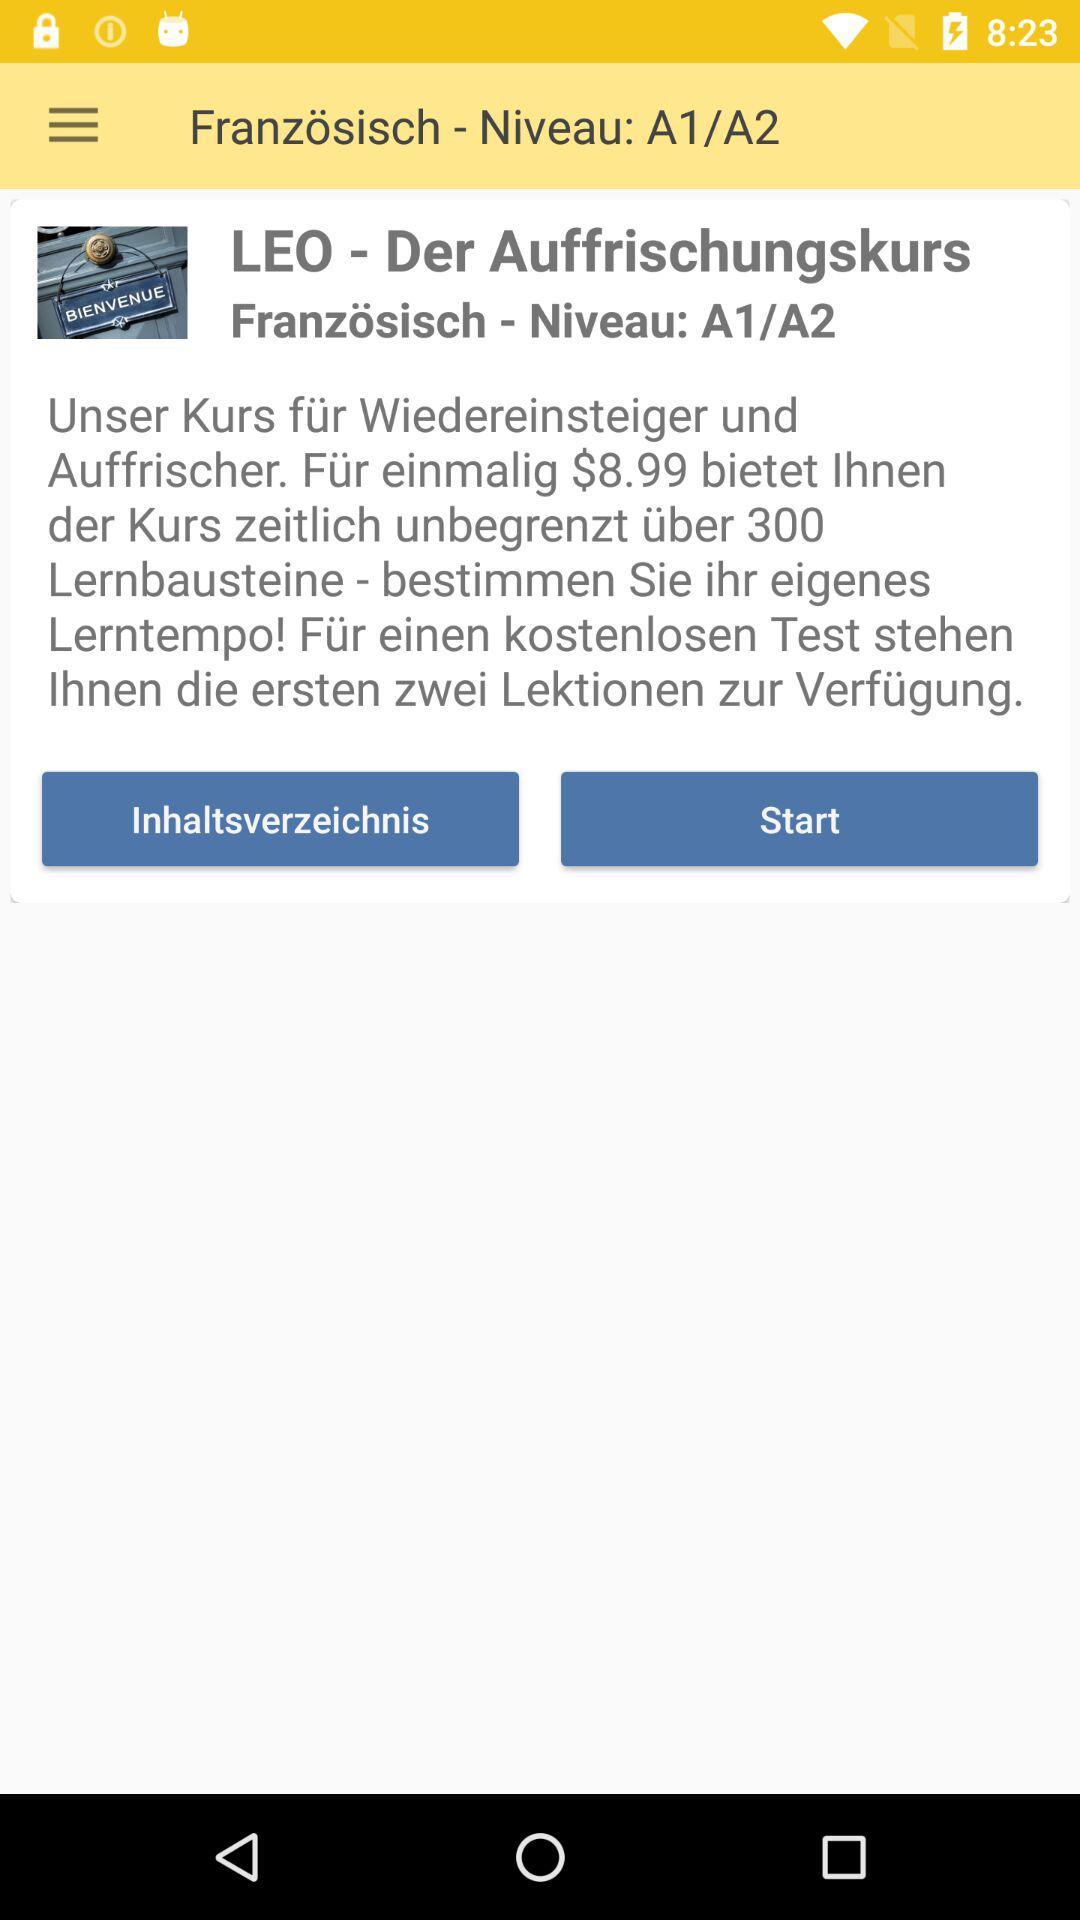 The width and height of the screenshot is (1080, 1920). What do you see at coordinates (798, 819) in the screenshot?
I see `item next to the inhaltsverzeichnis` at bounding box center [798, 819].